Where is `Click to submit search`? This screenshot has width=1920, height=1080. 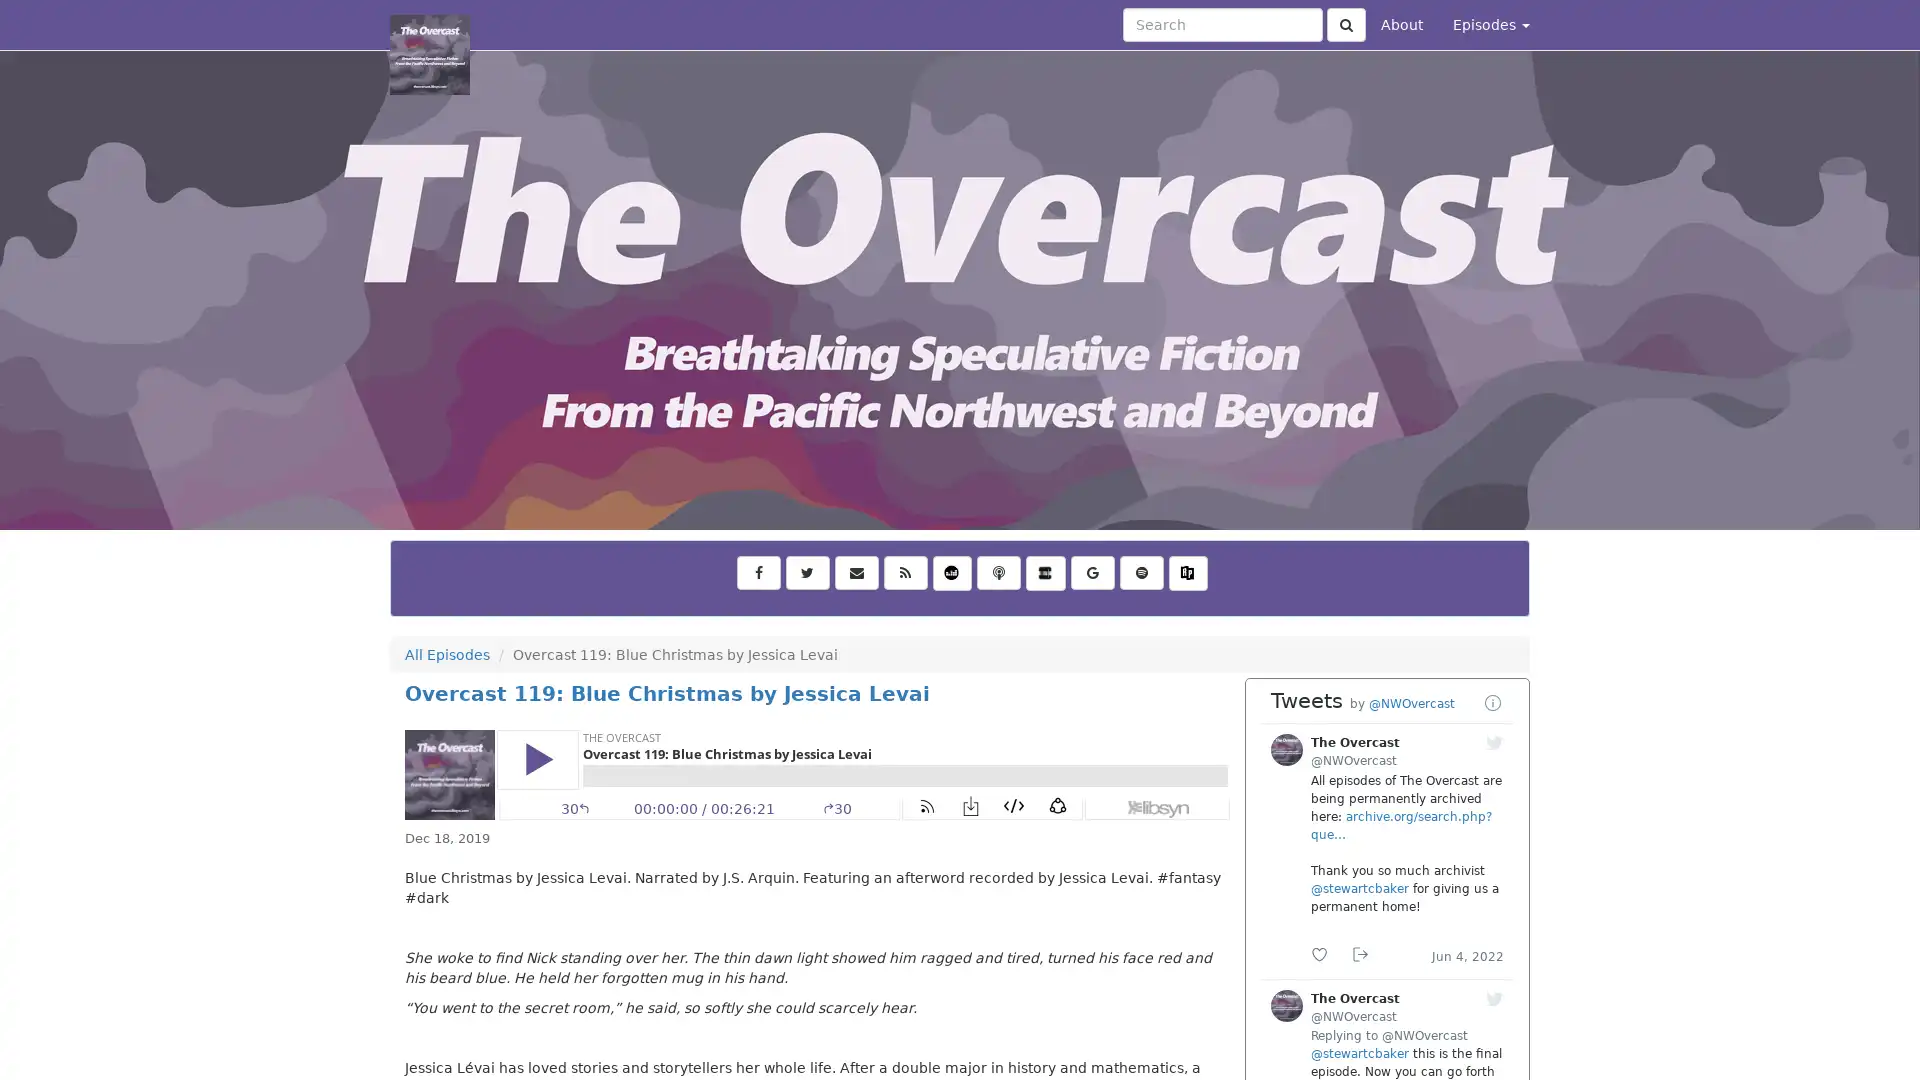 Click to submit search is located at coordinates (1346, 24).